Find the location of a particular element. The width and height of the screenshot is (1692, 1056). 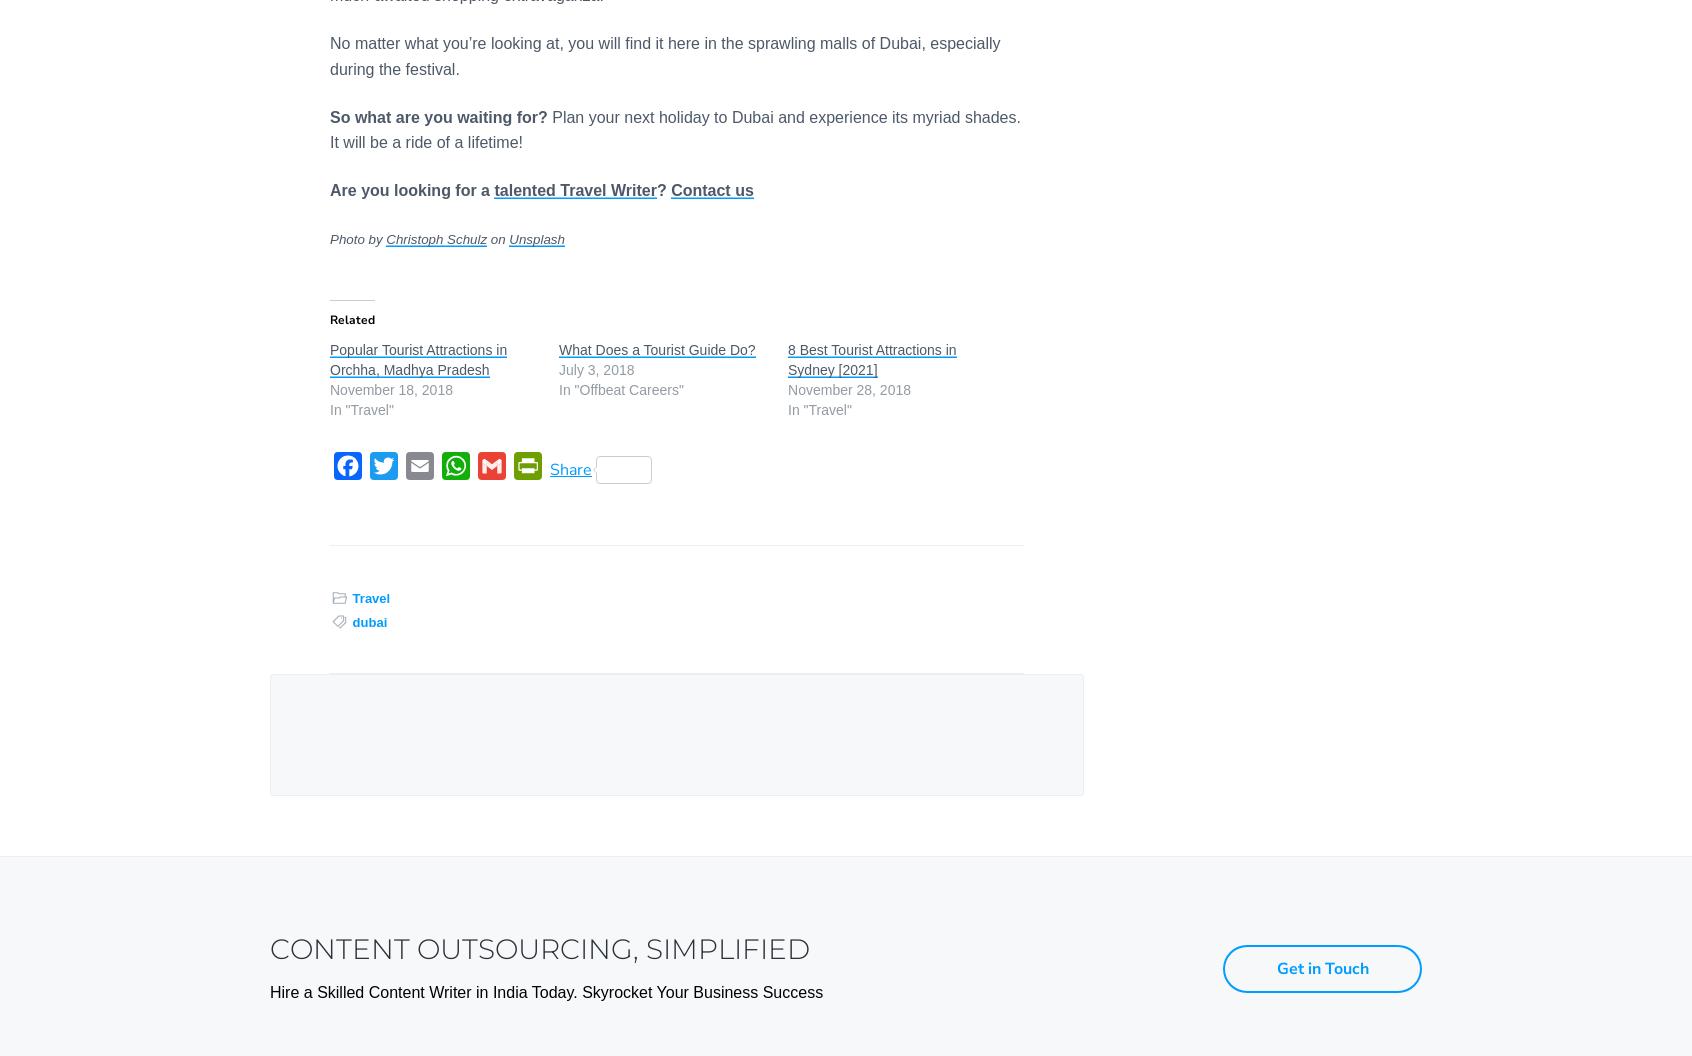

'Unsplash' is located at coordinates (536, 238).